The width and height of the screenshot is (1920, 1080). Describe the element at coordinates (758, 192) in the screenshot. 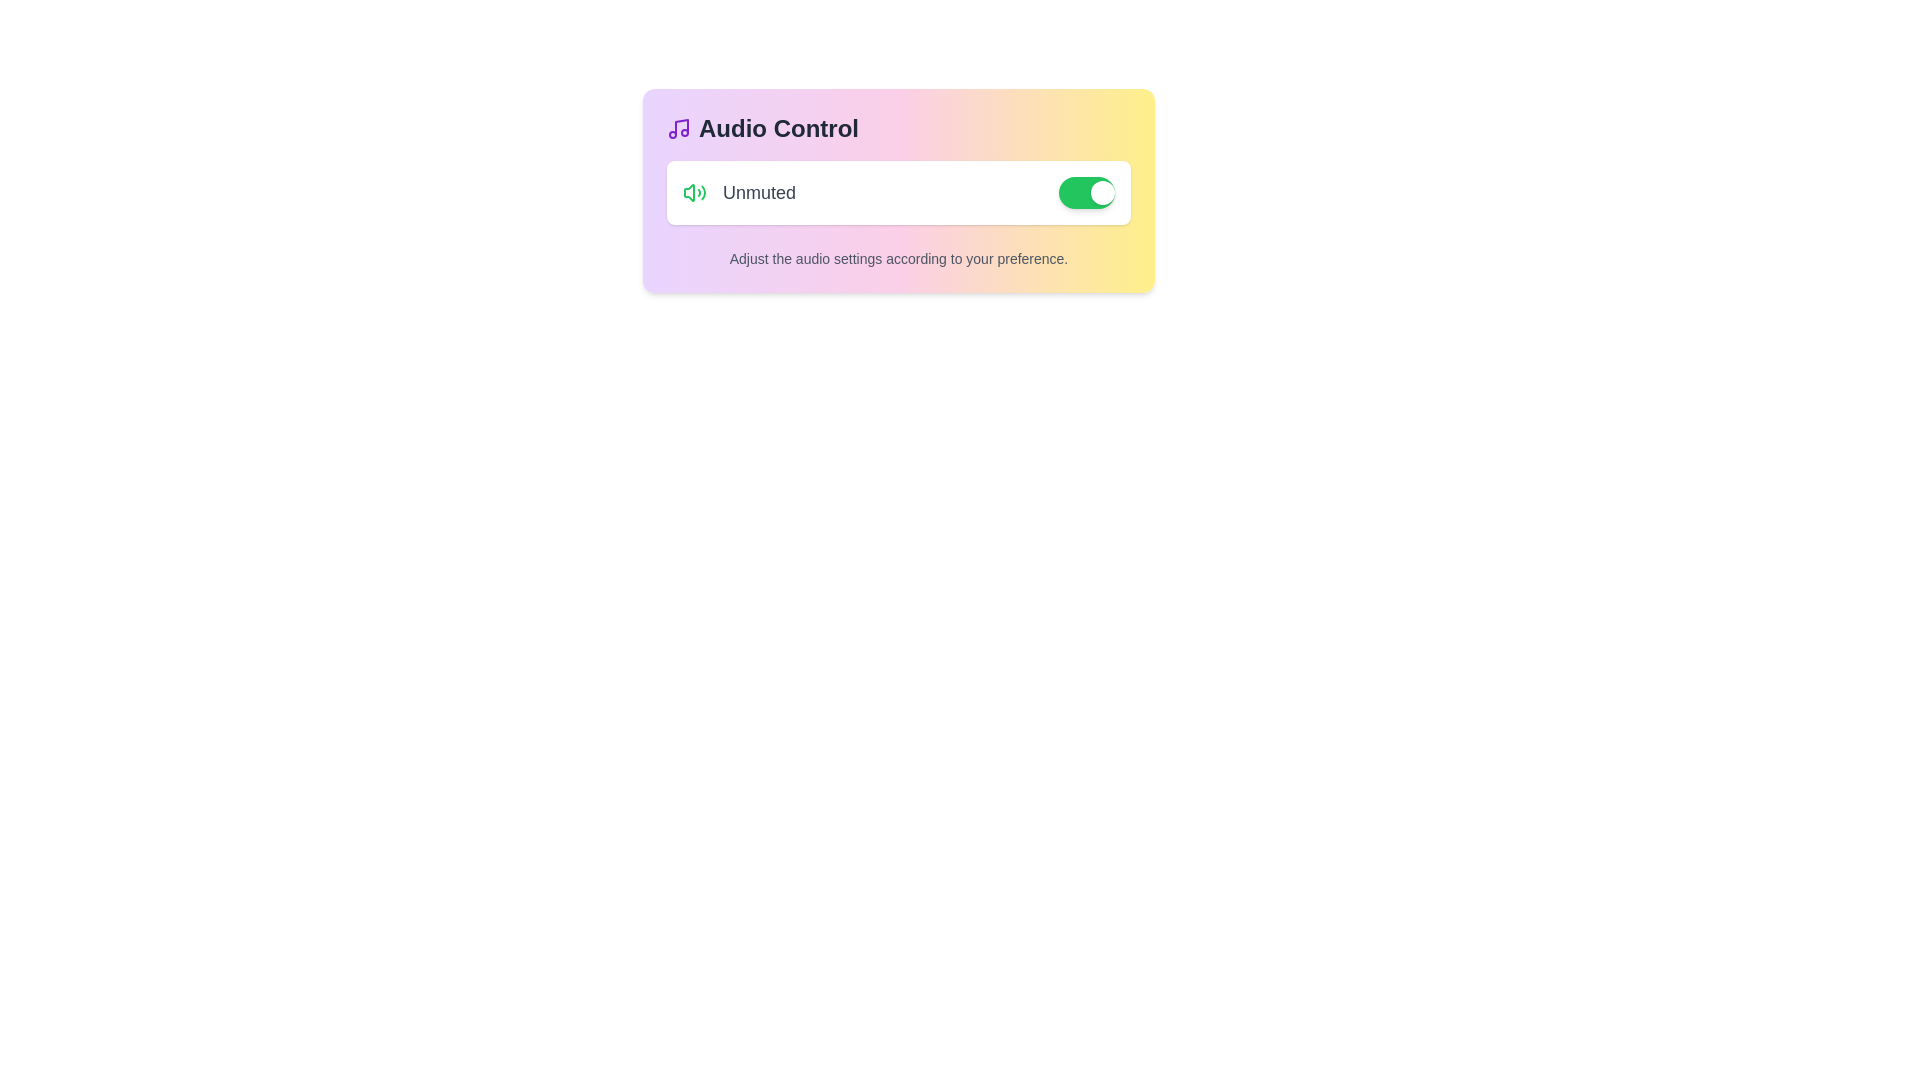

I see `the static text label indicating the current audio state, which displays 'Unmuted.'` at that location.